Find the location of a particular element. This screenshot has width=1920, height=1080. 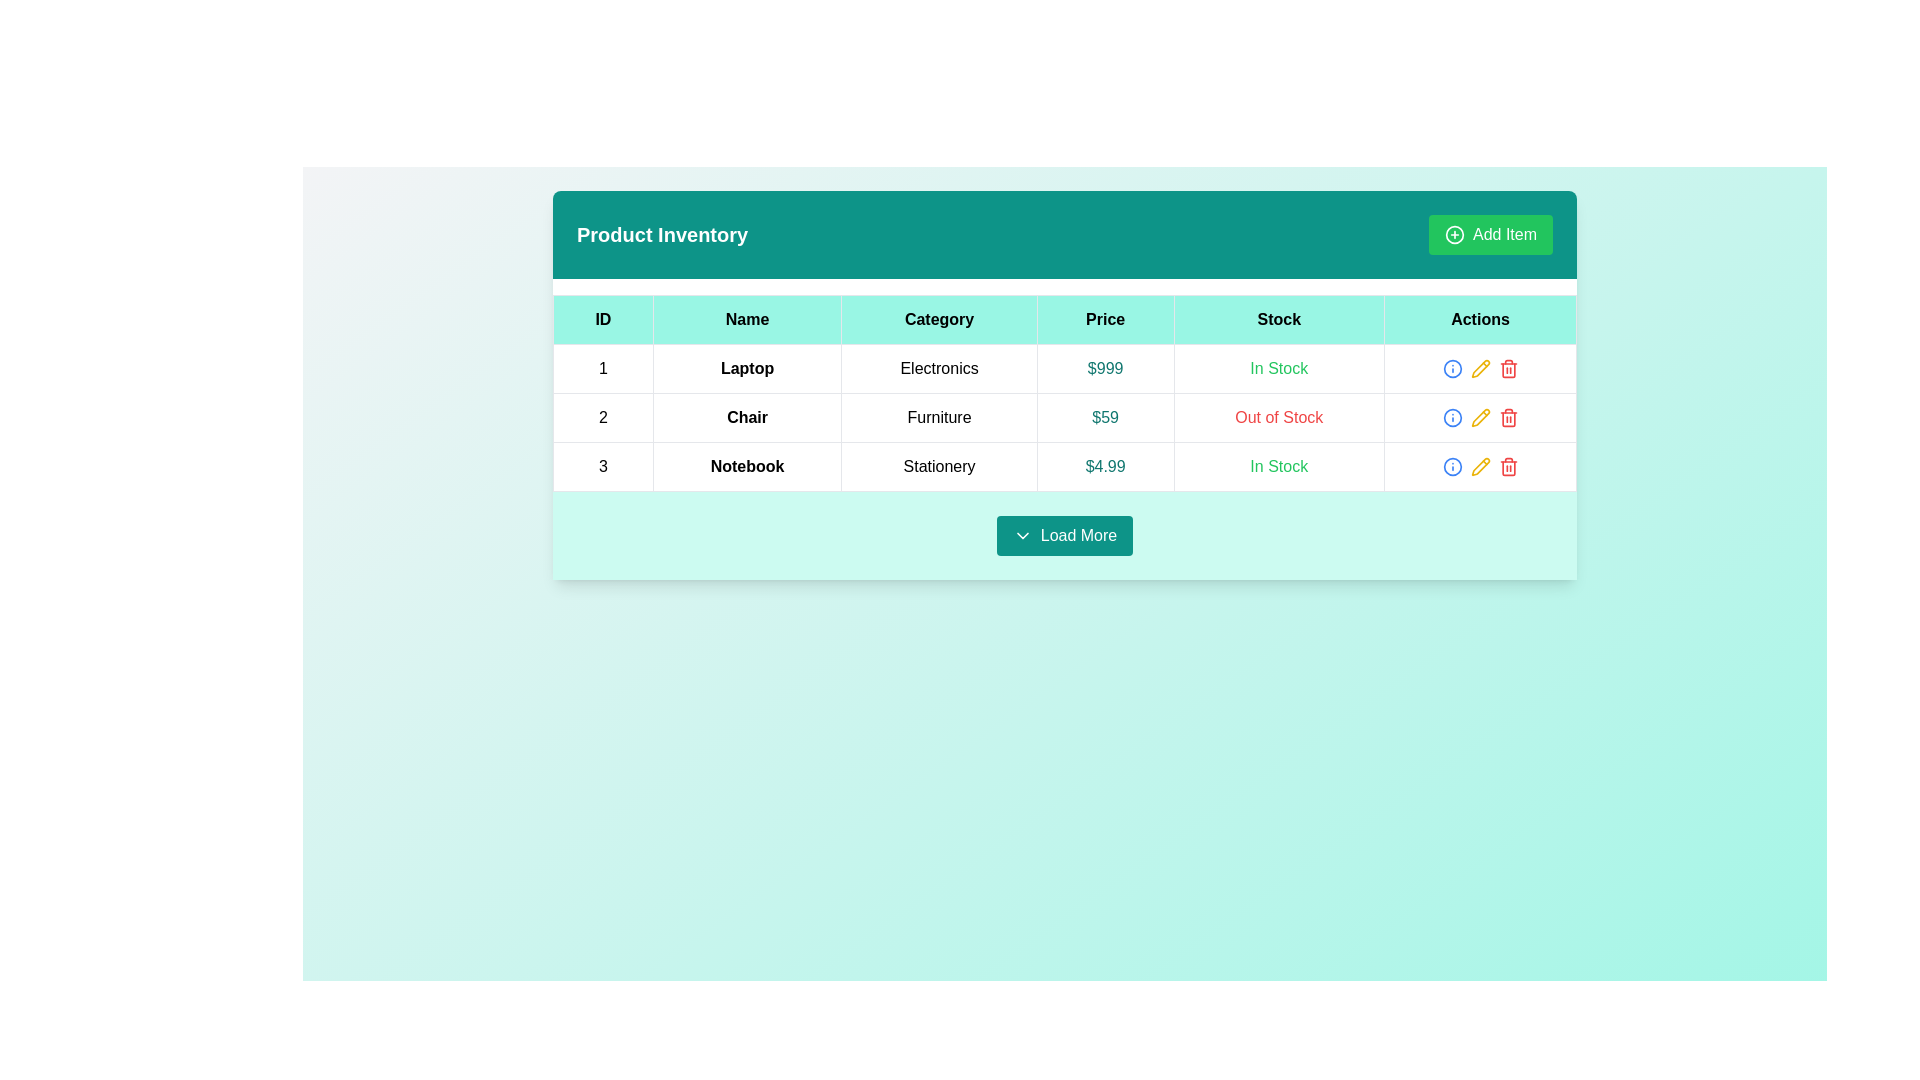

the Text label in the second row of the table under the 'Category' column, which is the third element in that row is located at coordinates (938, 416).